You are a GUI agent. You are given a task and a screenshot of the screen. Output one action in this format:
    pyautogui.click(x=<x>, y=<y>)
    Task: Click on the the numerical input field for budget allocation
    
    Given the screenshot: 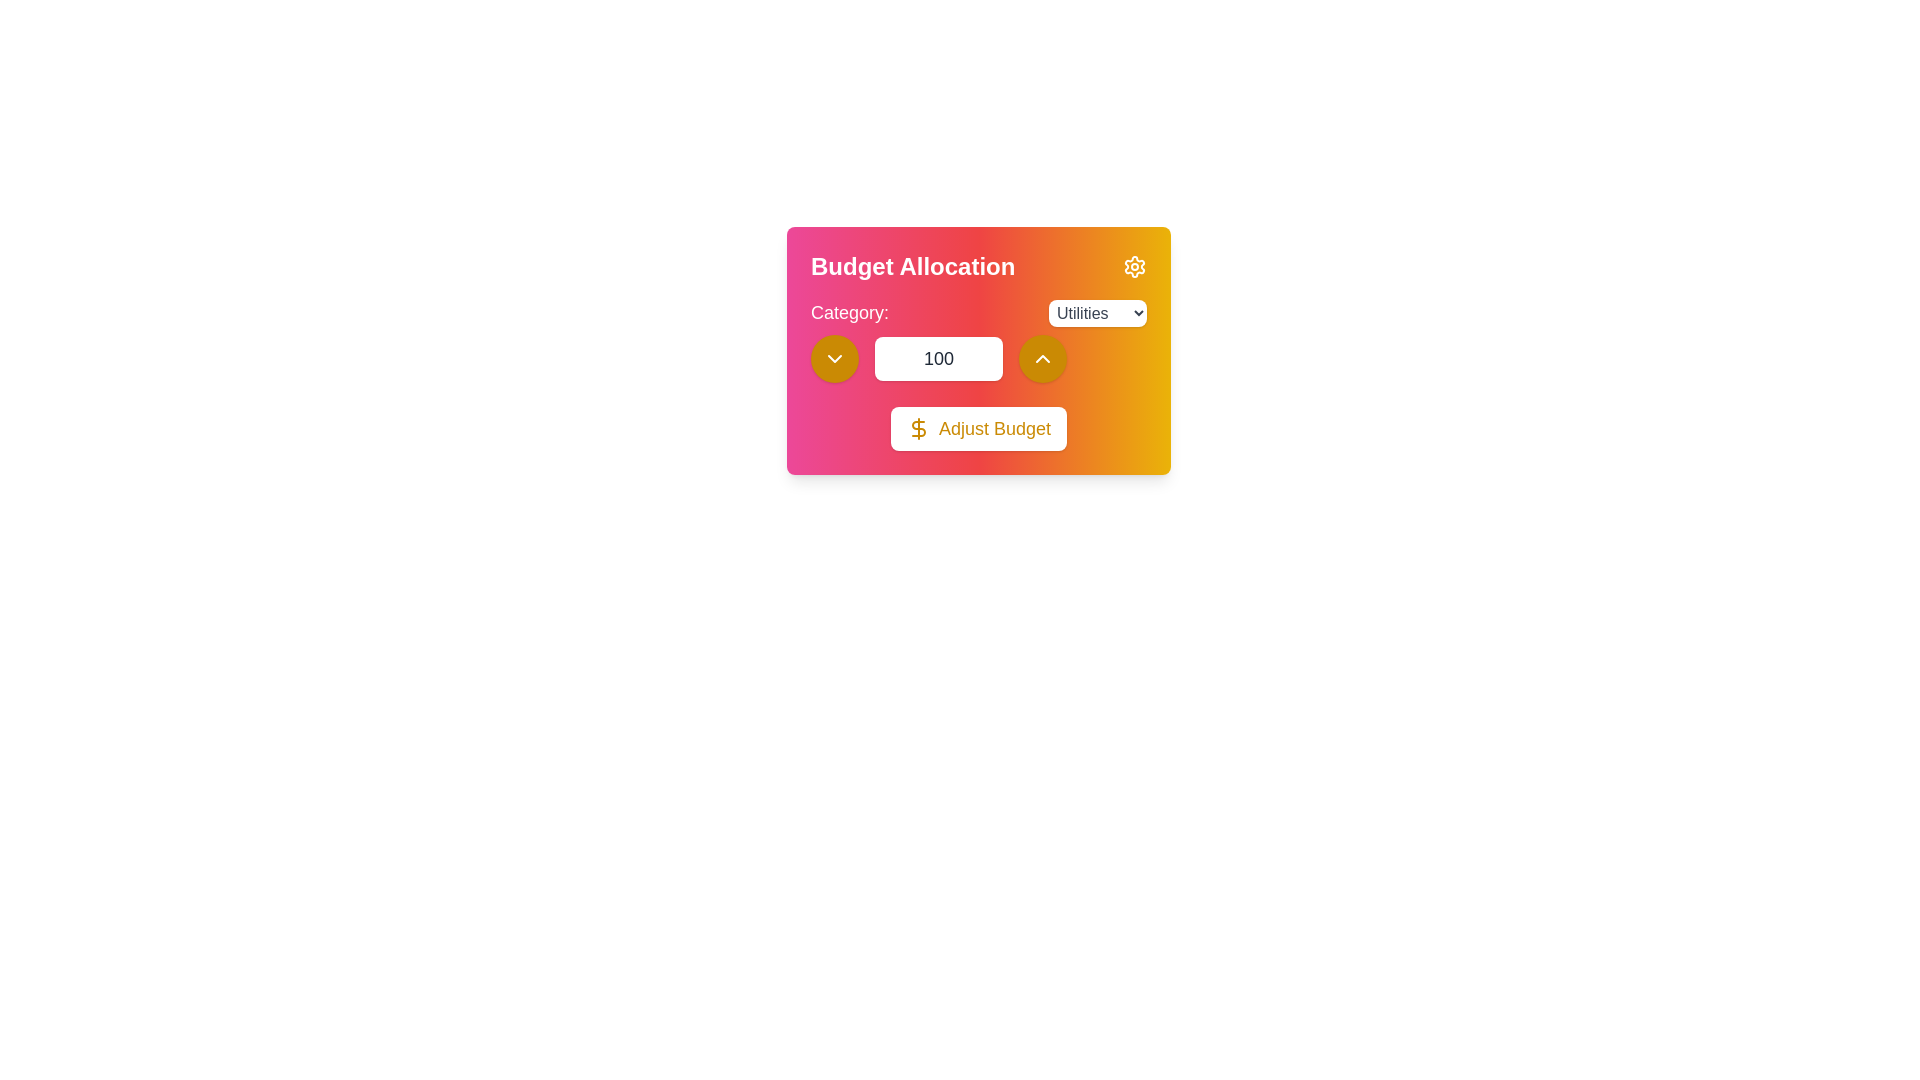 What is the action you would take?
    pyautogui.click(x=979, y=339)
    